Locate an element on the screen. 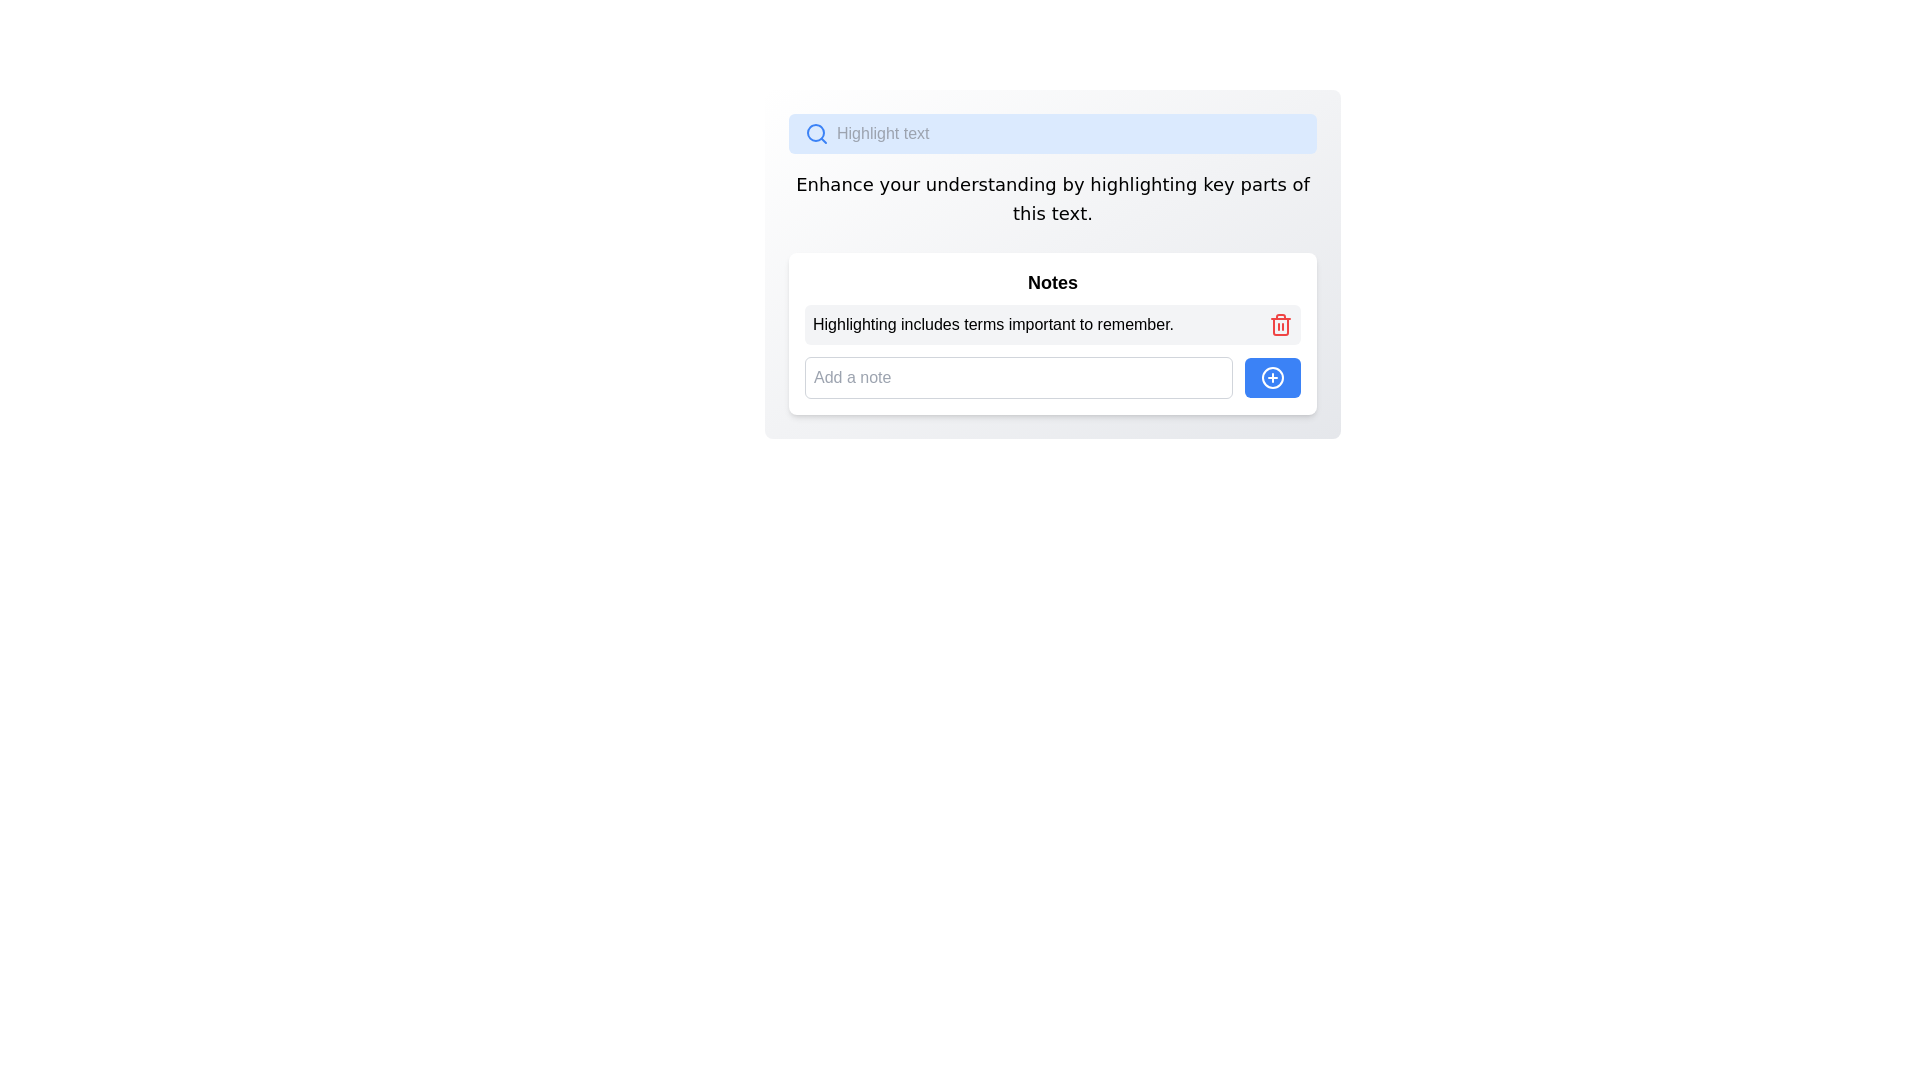 The height and width of the screenshot is (1080, 1920). the character 'h' in the word 'highlighting' within the sentence 'Enhance your understanding by highlighting key parts of this text.' is located at coordinates (1123, 184).